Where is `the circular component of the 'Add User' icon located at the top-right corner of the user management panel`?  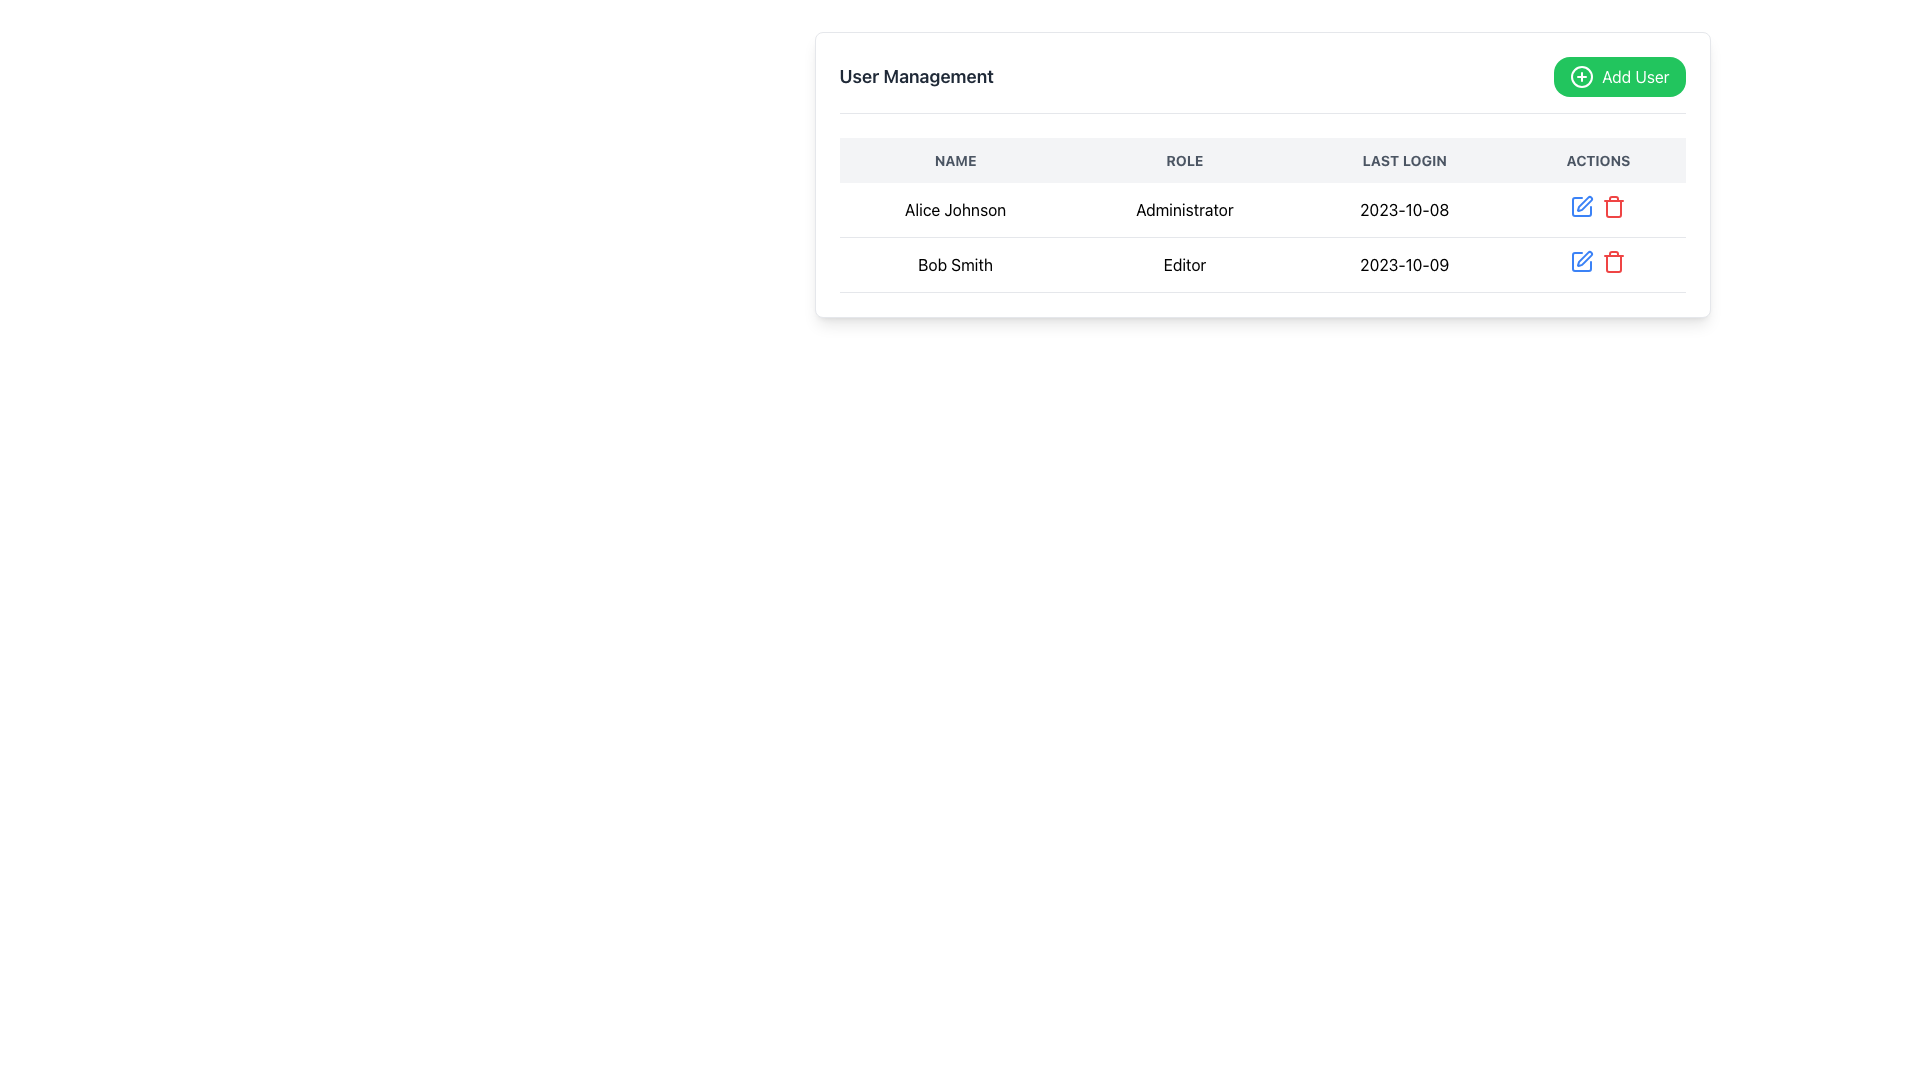
the circular component of the 'Add User' icon located at the top-right corner of the user management panel is located at coordinates (1581, 76).